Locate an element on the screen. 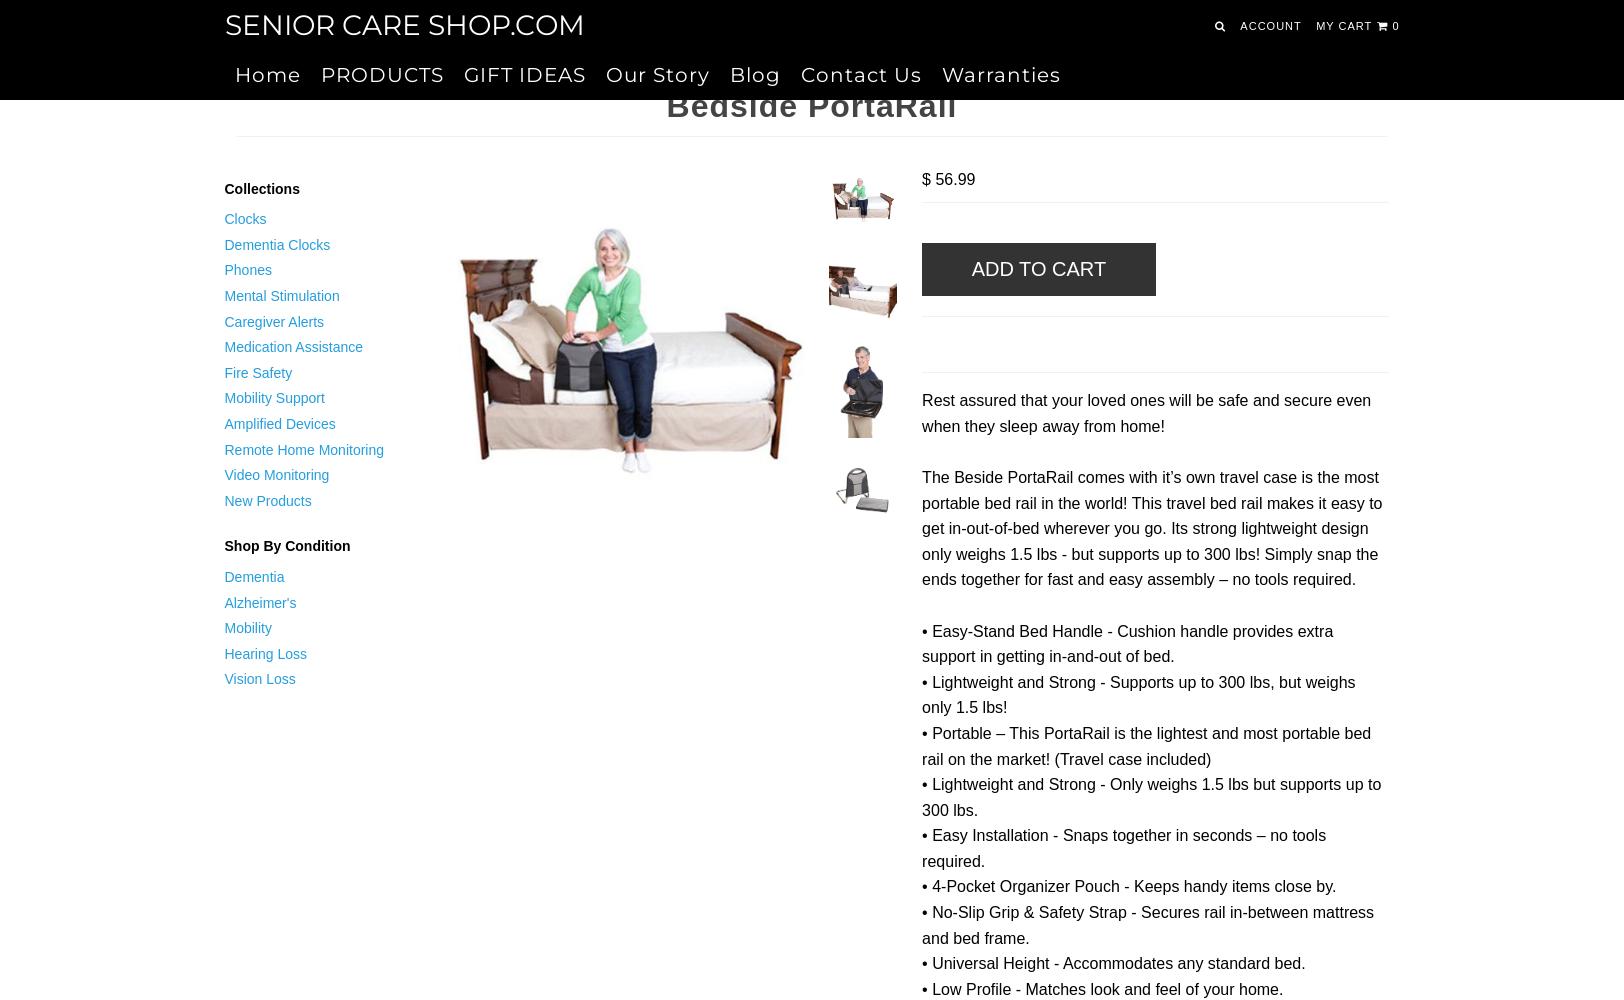 Image resolution: width=1624 pixels, height=1000 pixels. 'Phones' is located at coordinates (247, 270).